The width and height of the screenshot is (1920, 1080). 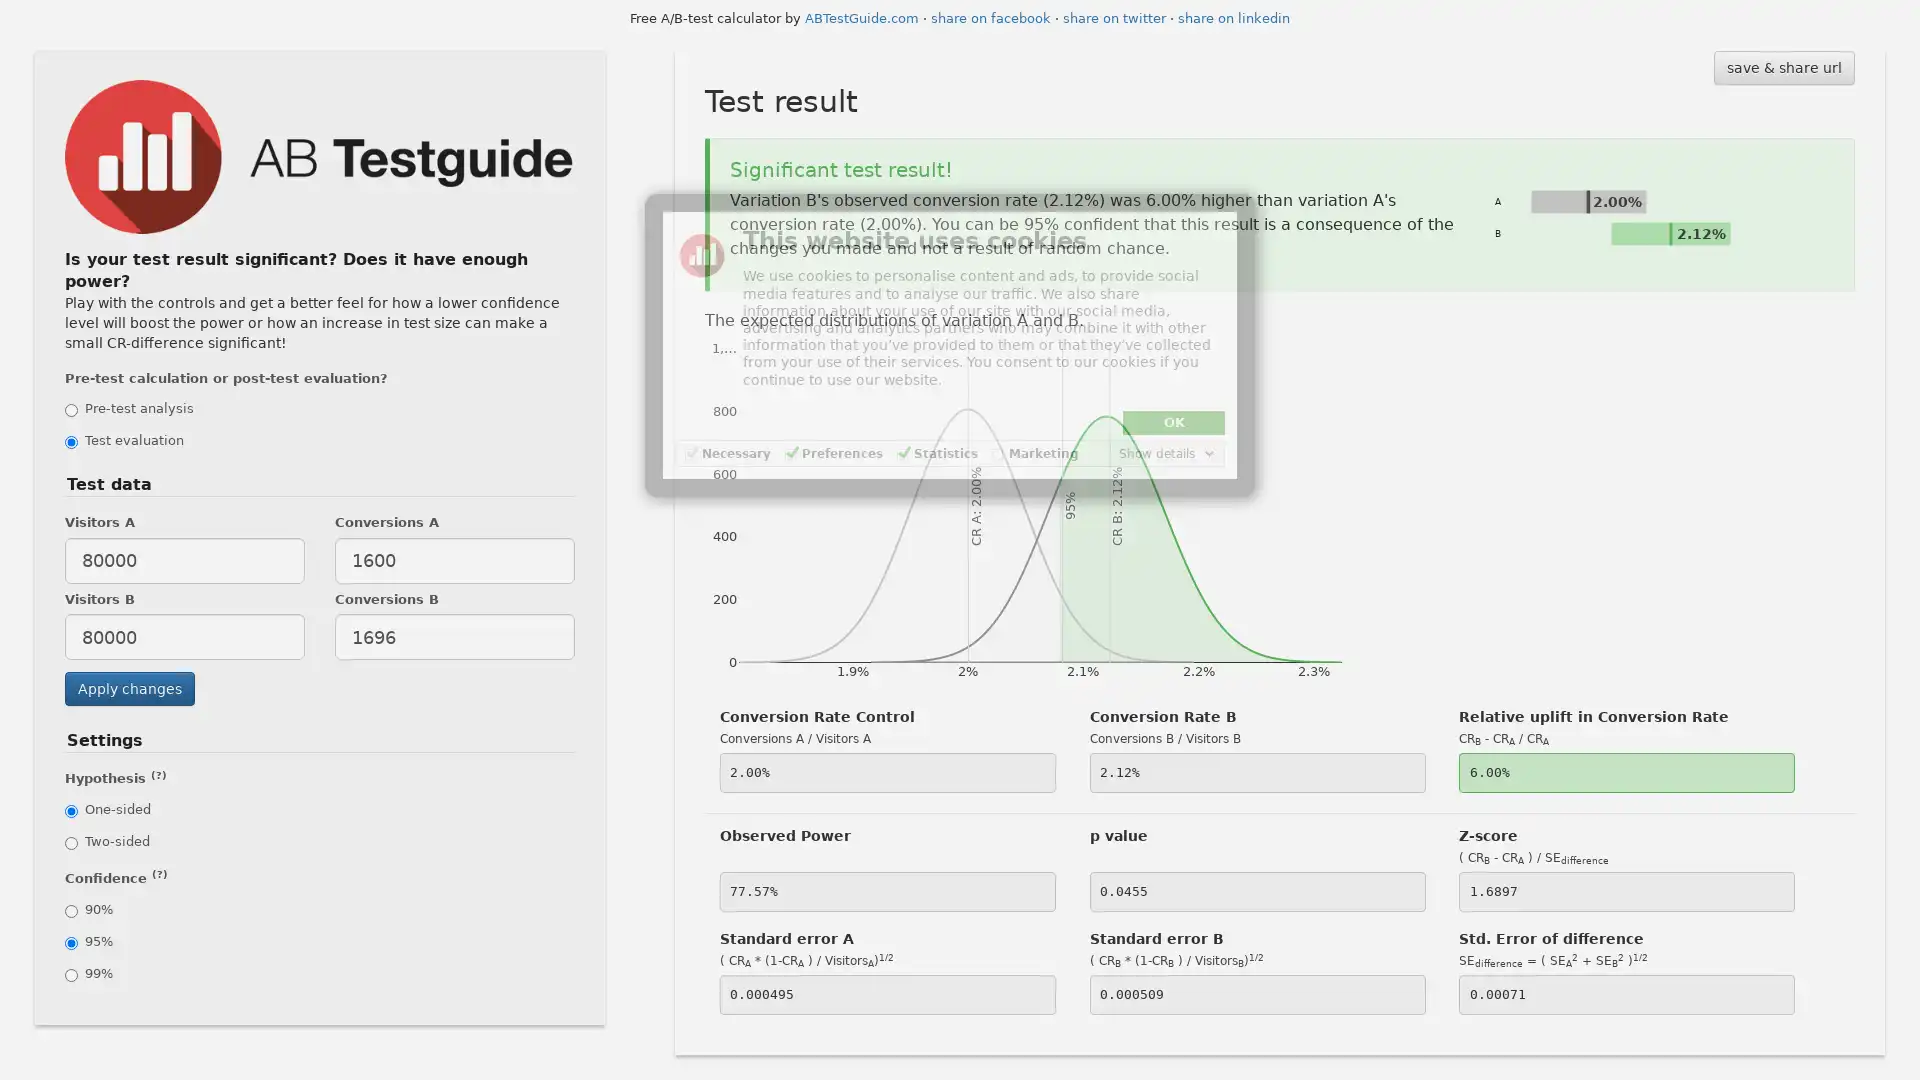 What do you see at coordinates (1783, 67) in the screenshot?
I see `save & share url` at bounding box center [1783, 67].